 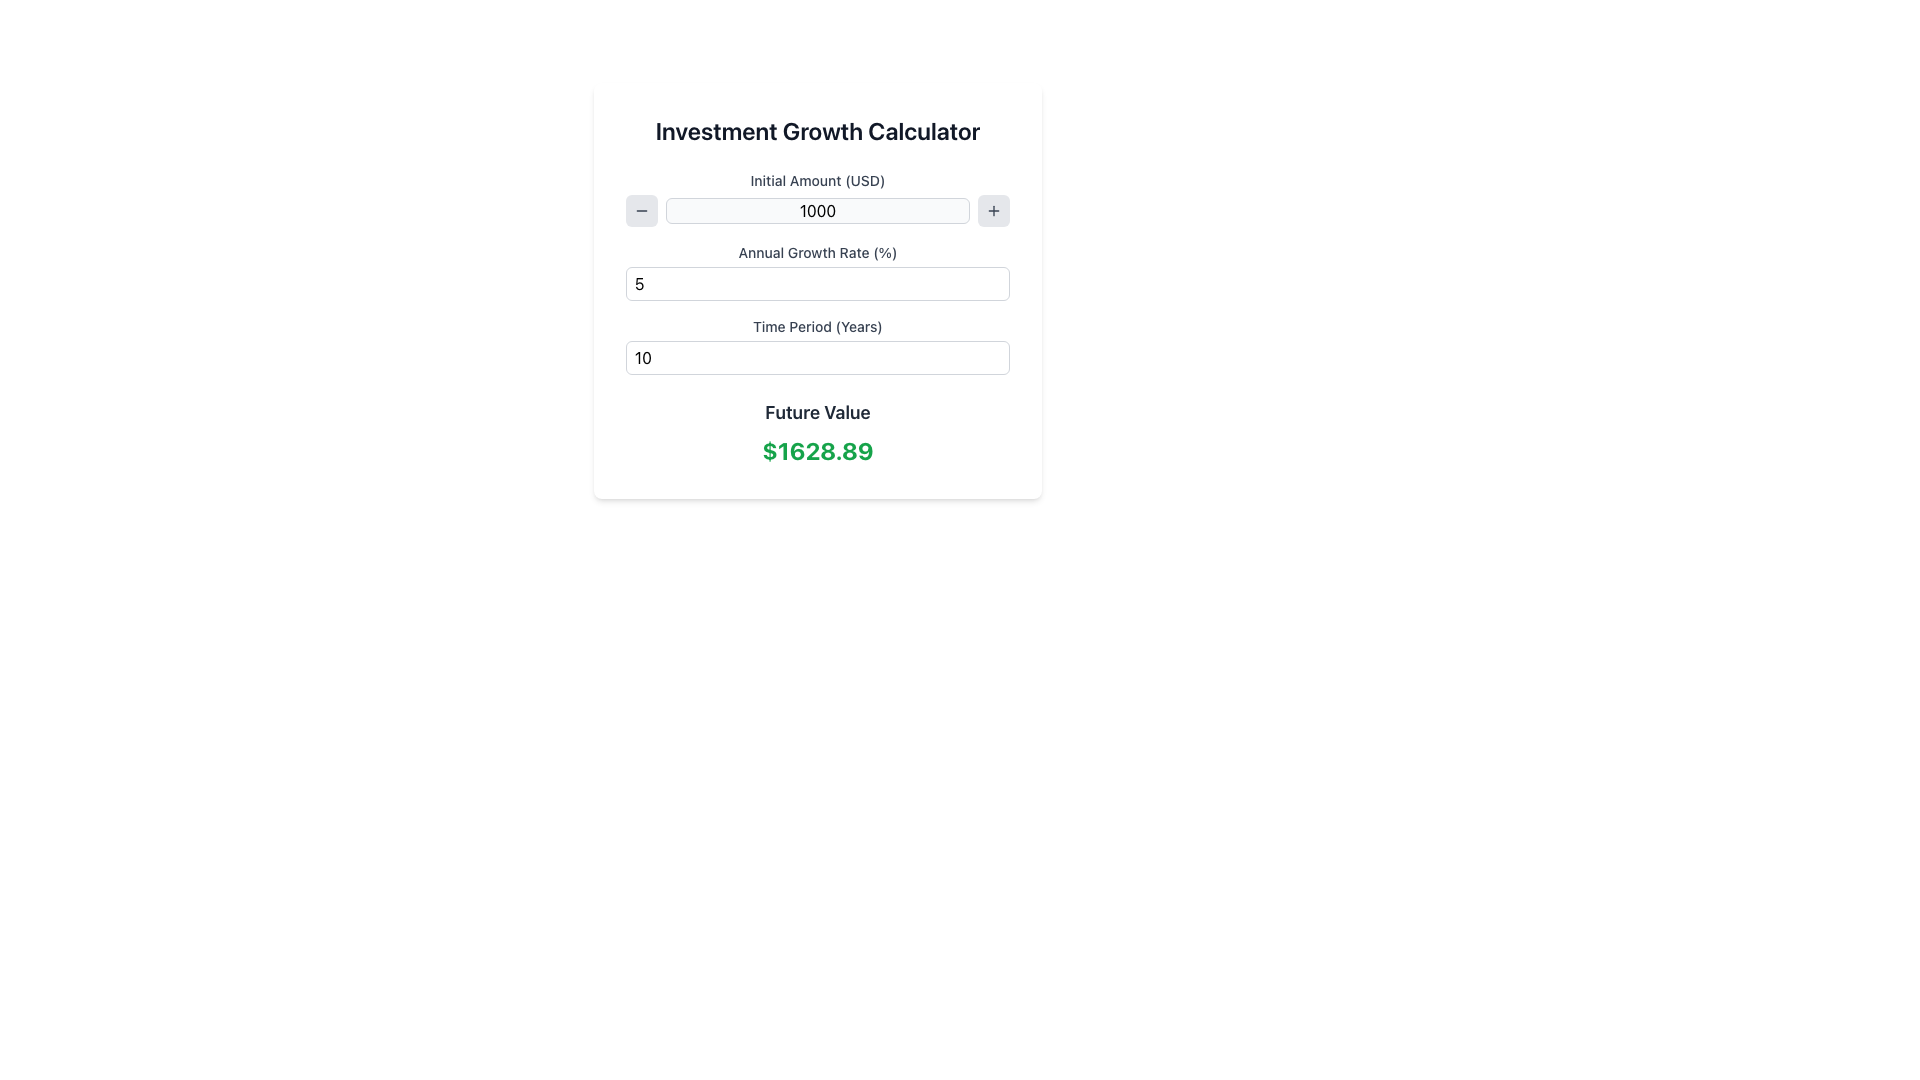 I want to click on static text label that displays 'Future Value', which is located centrally above the dollar value text in the user interface, so click(x=817, y=411).